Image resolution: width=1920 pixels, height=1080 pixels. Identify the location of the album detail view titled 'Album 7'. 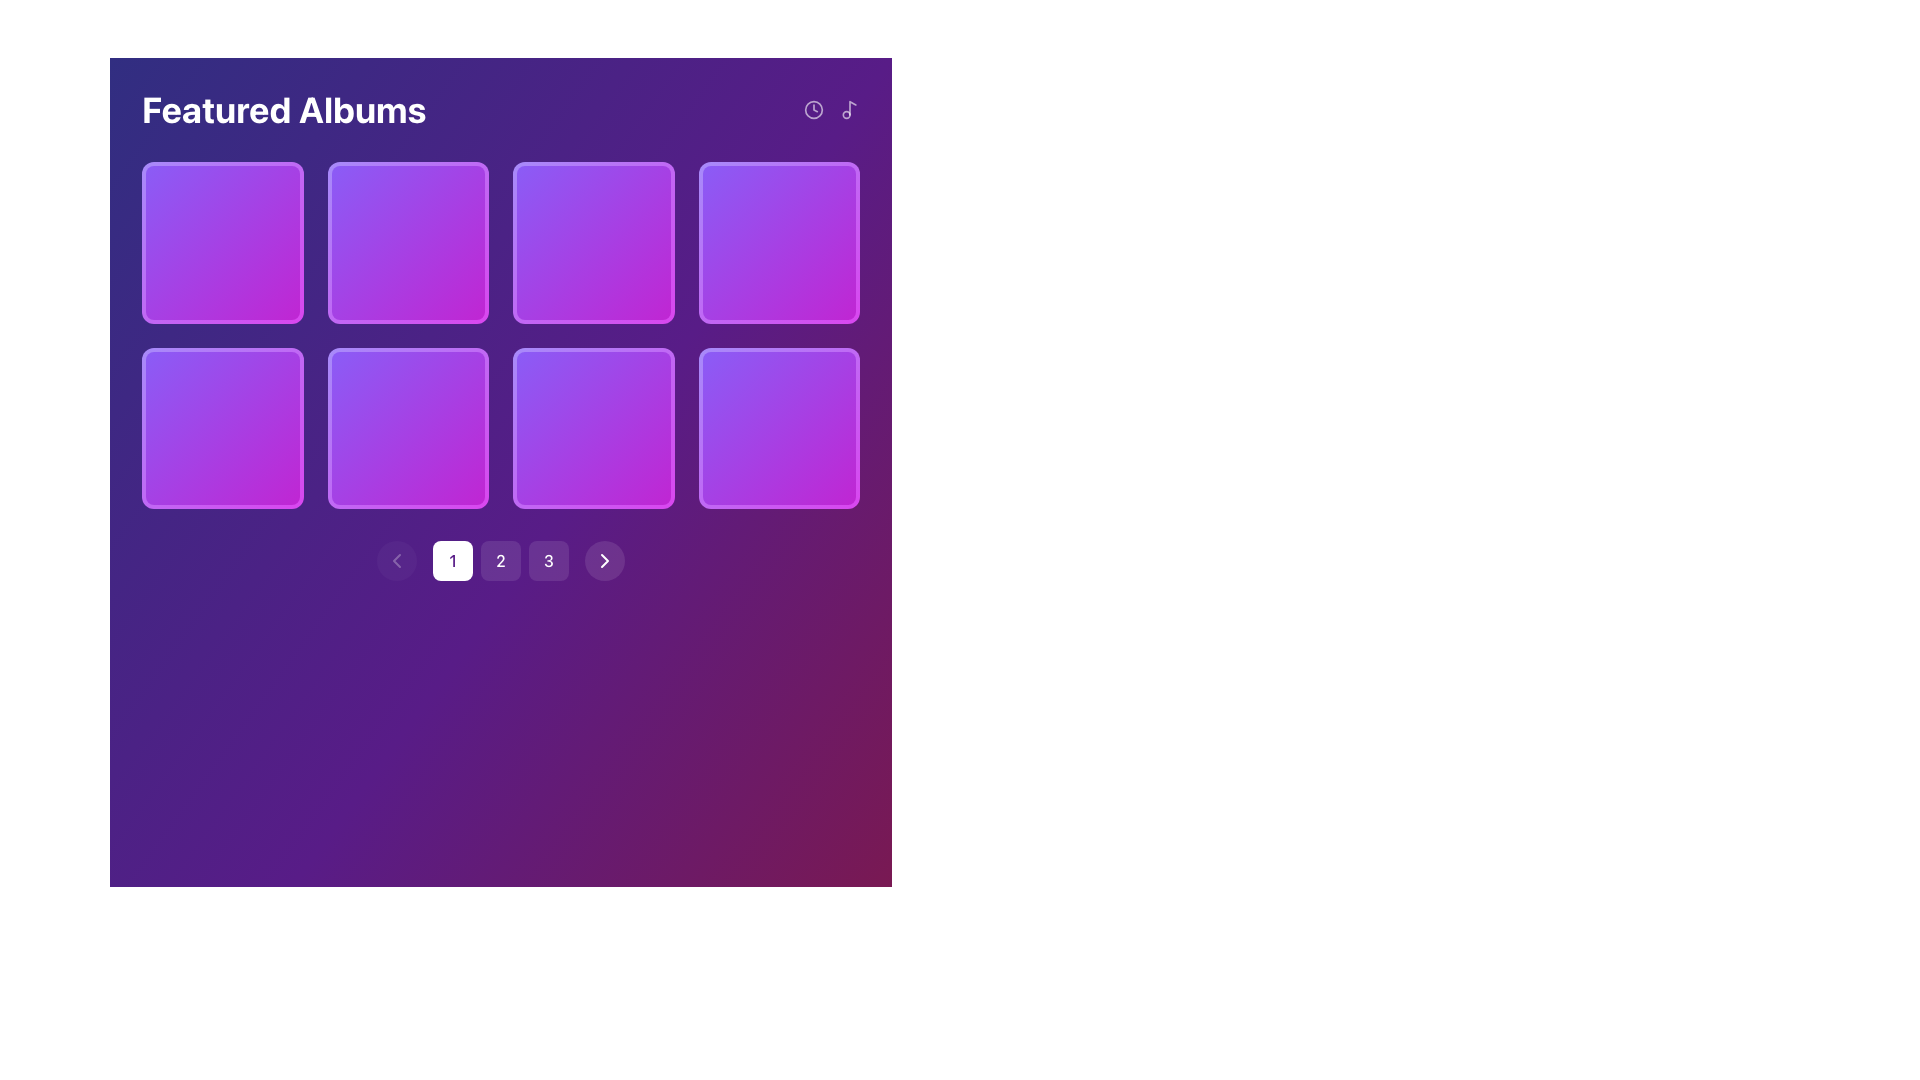
(592, 452).